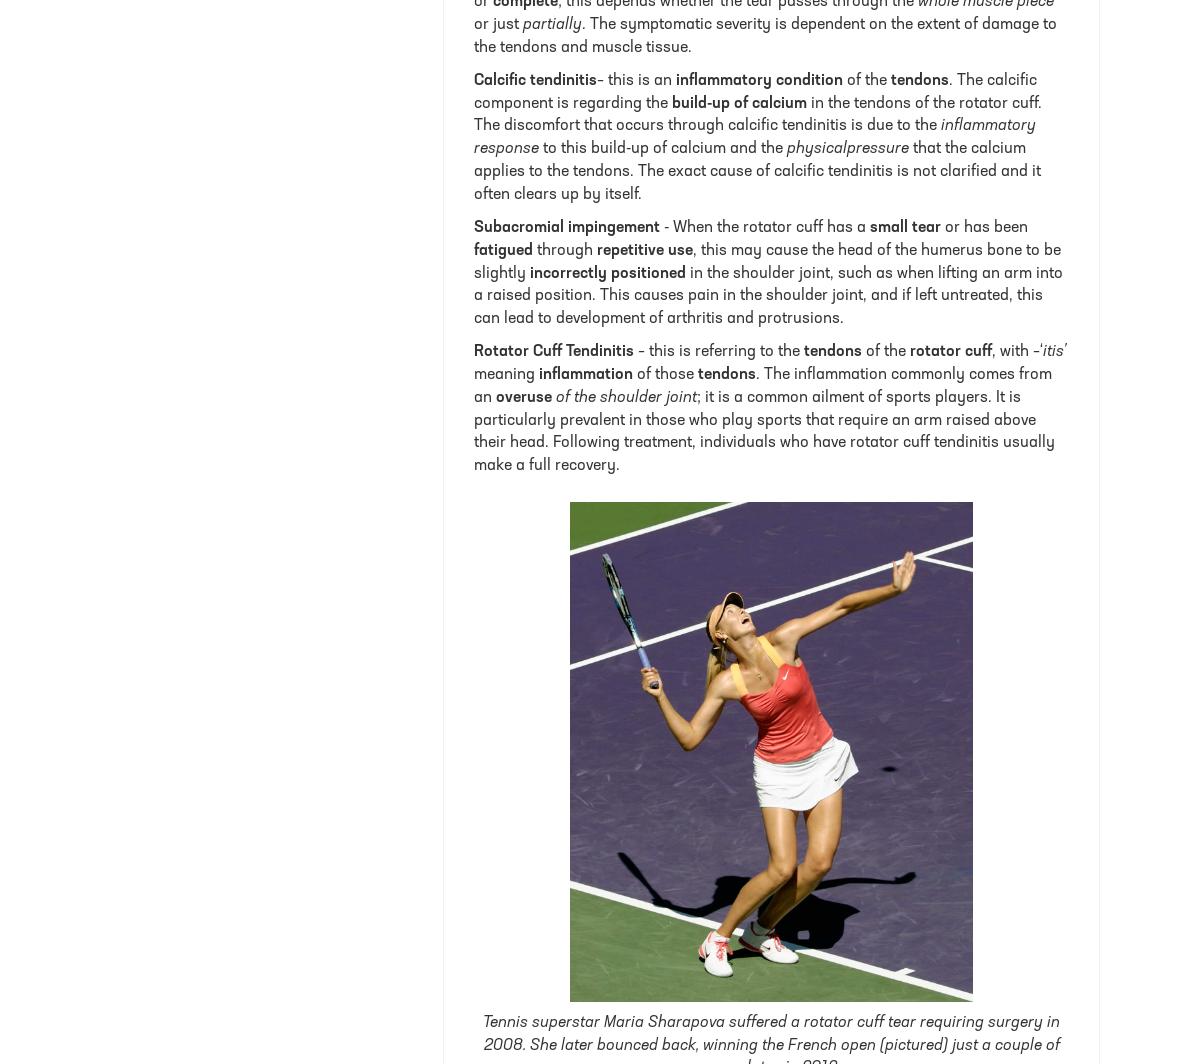 This screenshot has height=1064, width=1200. What do you see at coordinates (563, 250) in the screenshot?
I see `'through'` at bounding box center [563, 250].